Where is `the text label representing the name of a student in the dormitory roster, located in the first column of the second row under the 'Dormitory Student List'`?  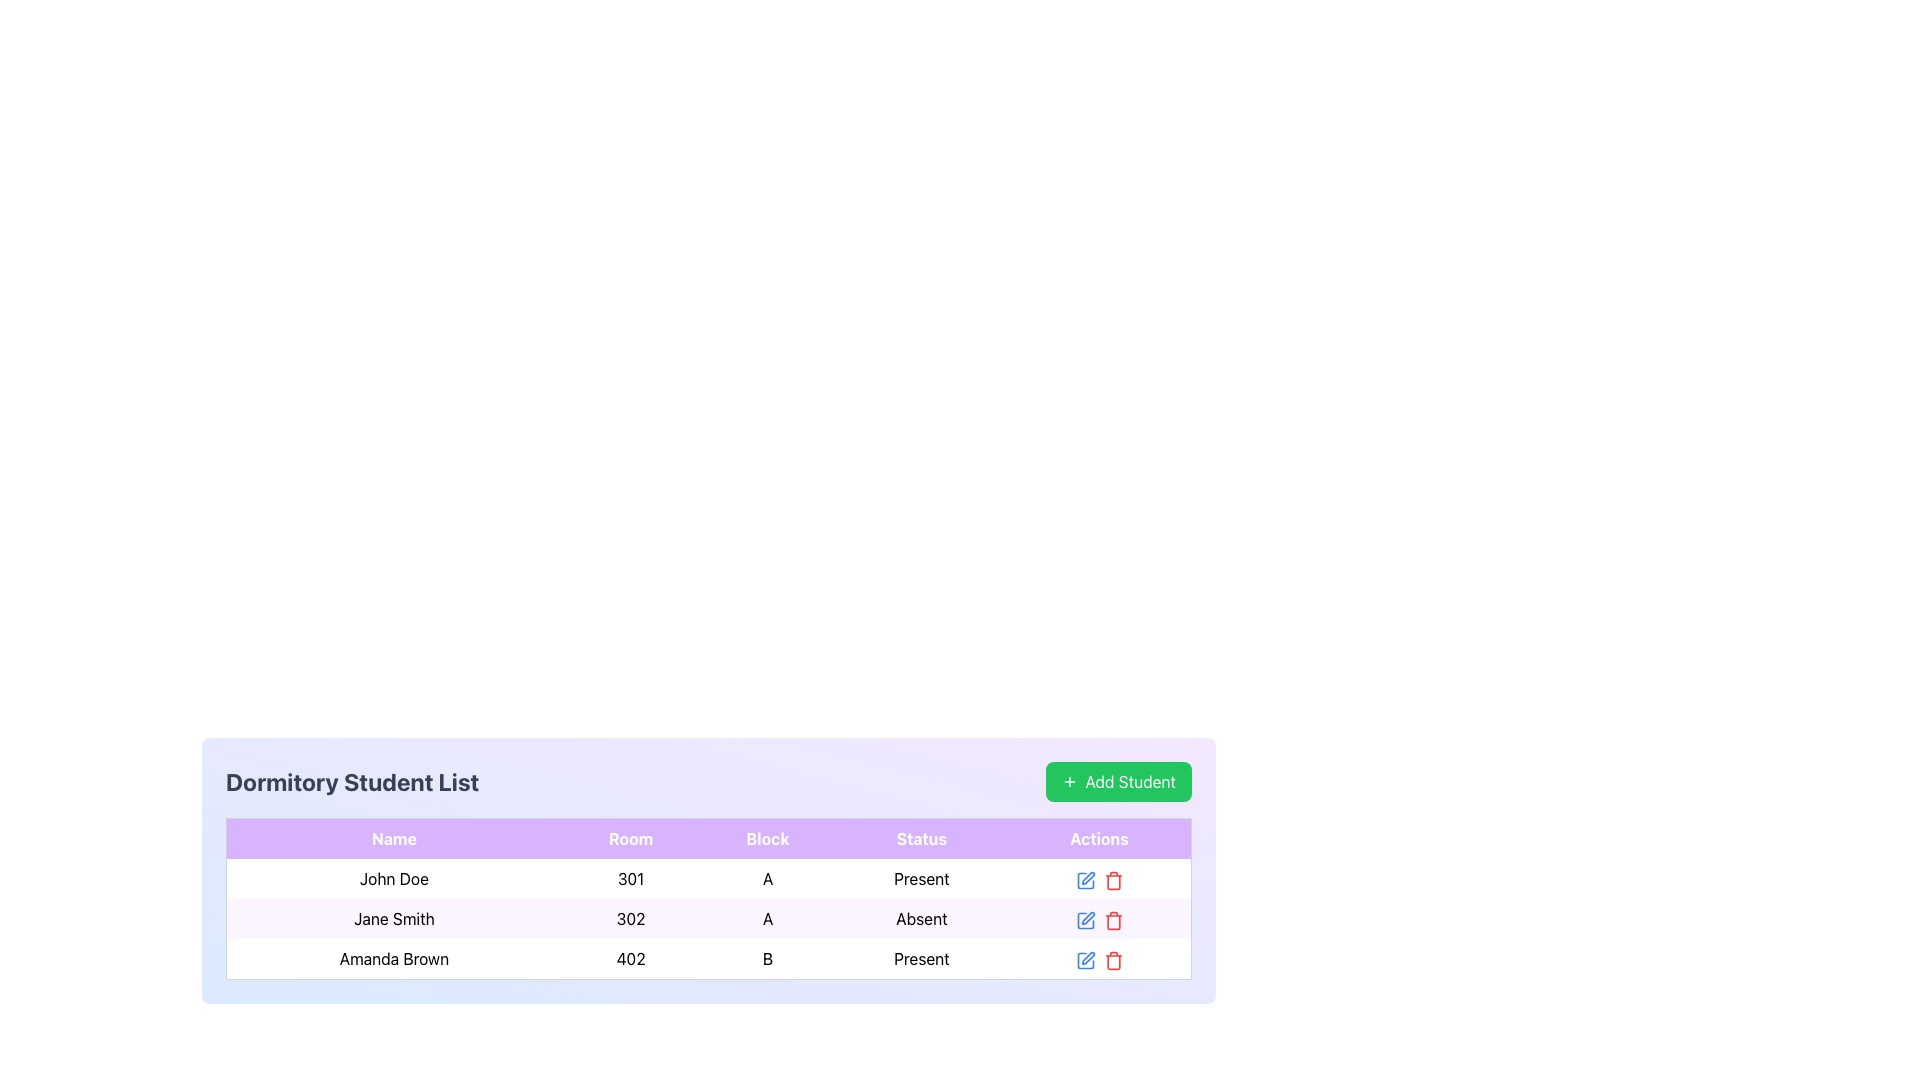 the text label representing the name of a student in the dormitory roster, located in the first column of the second row under the 'Dormitory Student List' is located at coordinates (394, 918).